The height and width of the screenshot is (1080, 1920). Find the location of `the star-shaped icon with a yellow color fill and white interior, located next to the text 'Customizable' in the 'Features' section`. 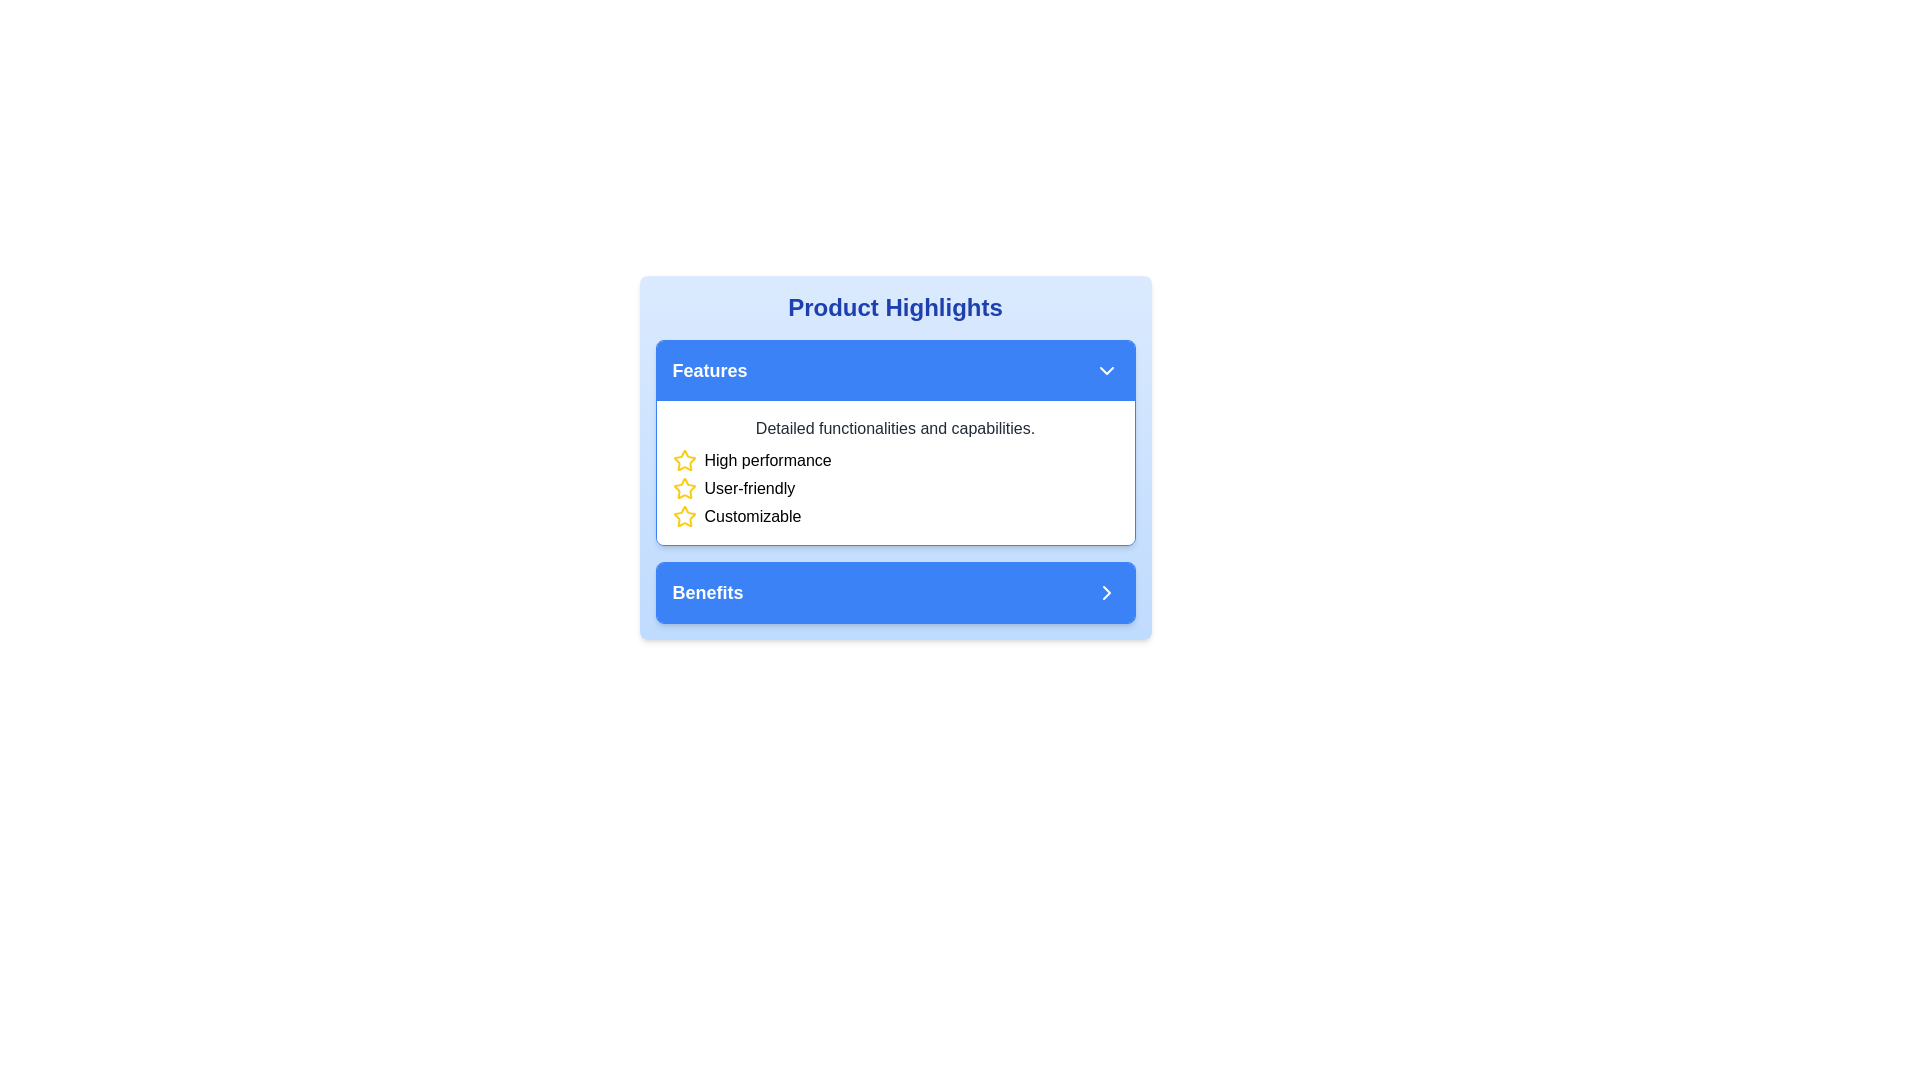

the star-shaped icon with a yellow color fill and white interior, located next to the text 'Customizable' in the 'Features' section is located at coordinates (684, 515).